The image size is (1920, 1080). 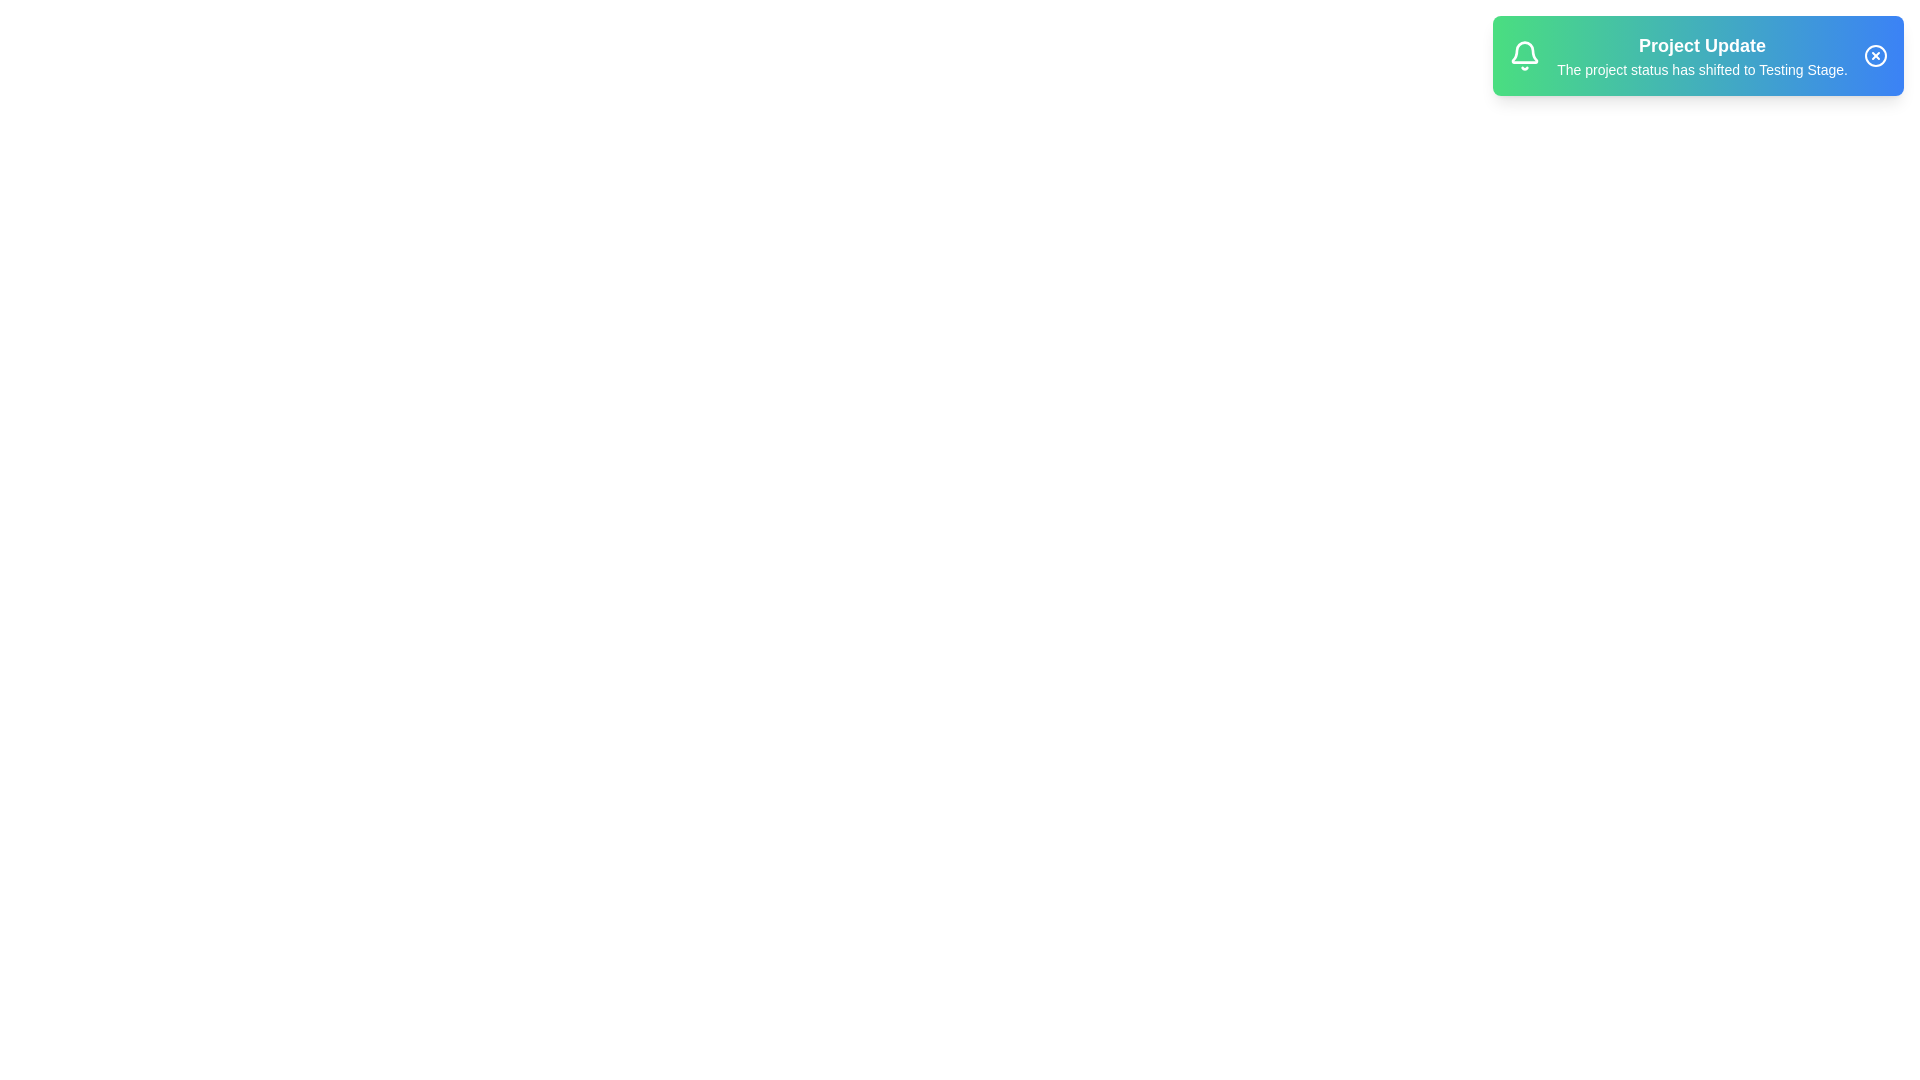 I want to click on the bell icon to observe its details, so click(x=1524, y=55).